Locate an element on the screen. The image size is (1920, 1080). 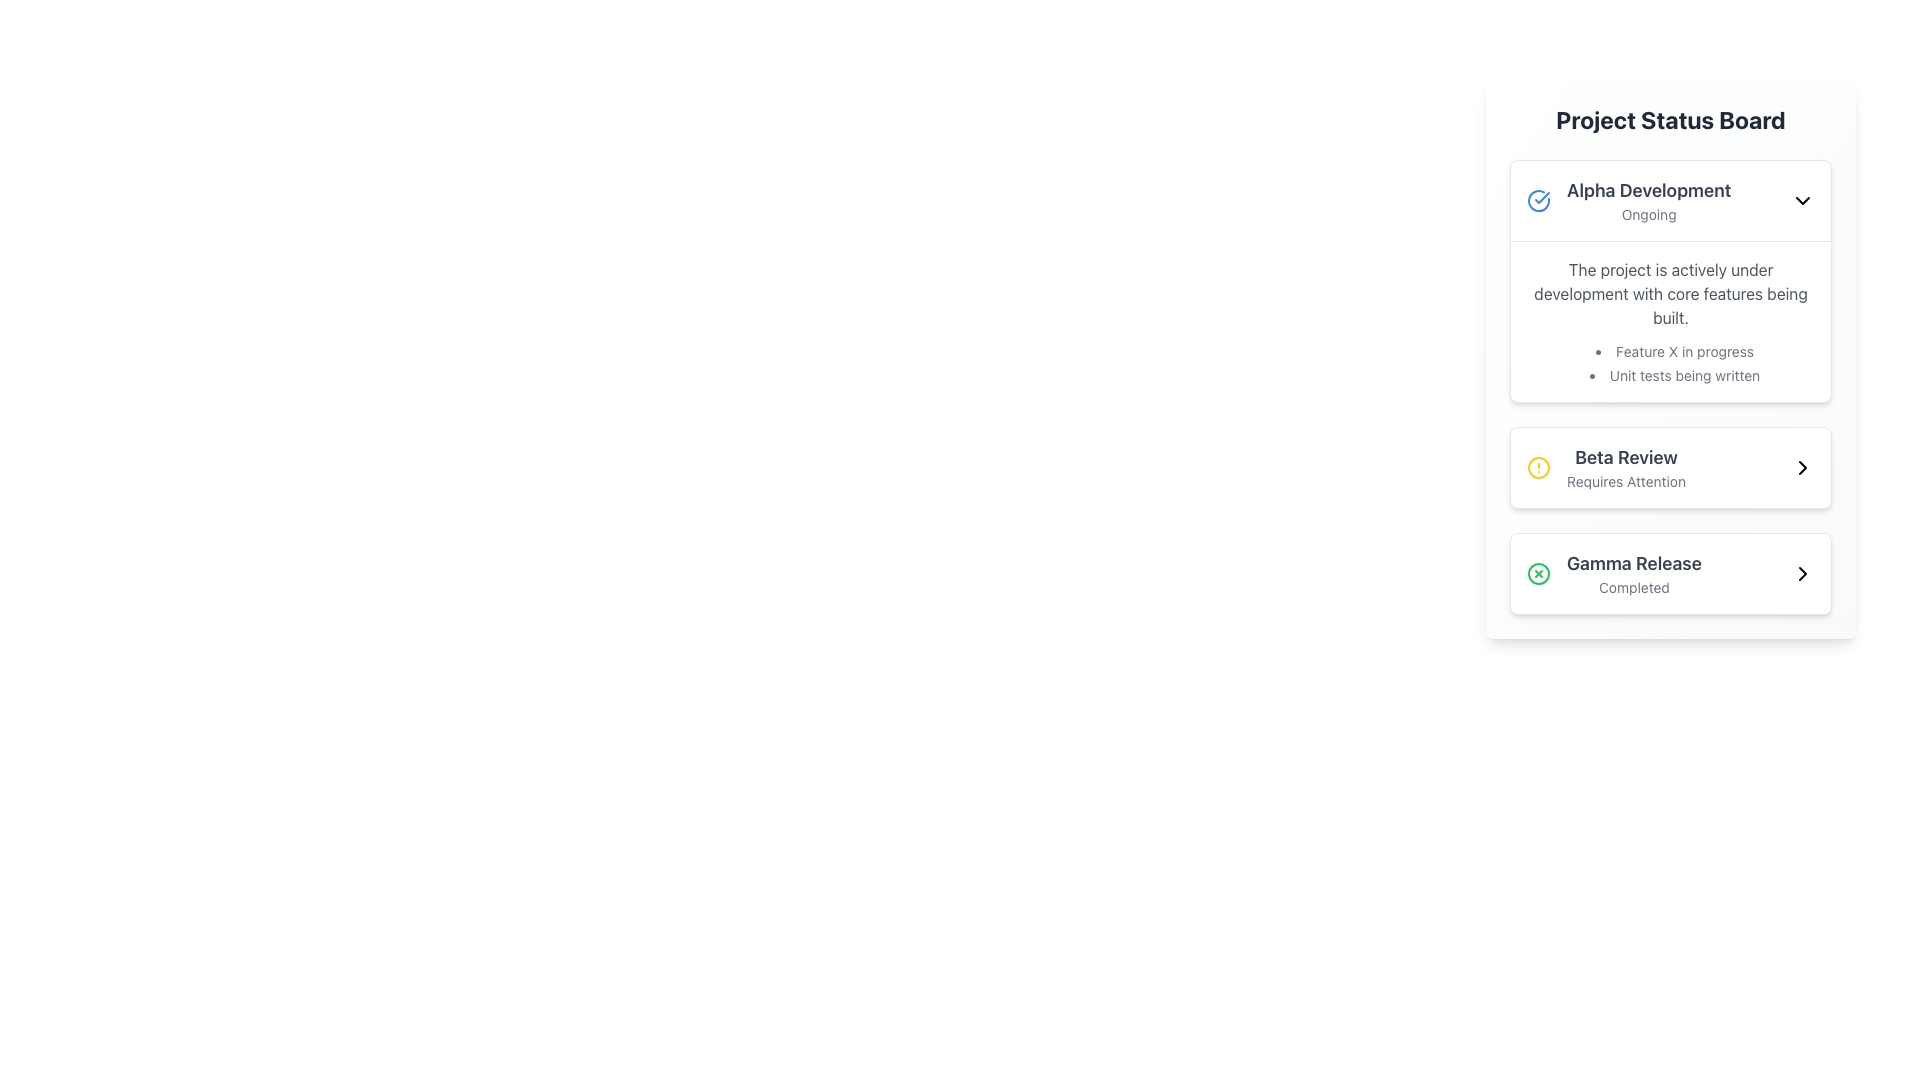
the textual indicator of progress in the 'Alpha Development' section, which is positioned above the 'Unit tests being written' list item is located at coordinates (1675, 350).